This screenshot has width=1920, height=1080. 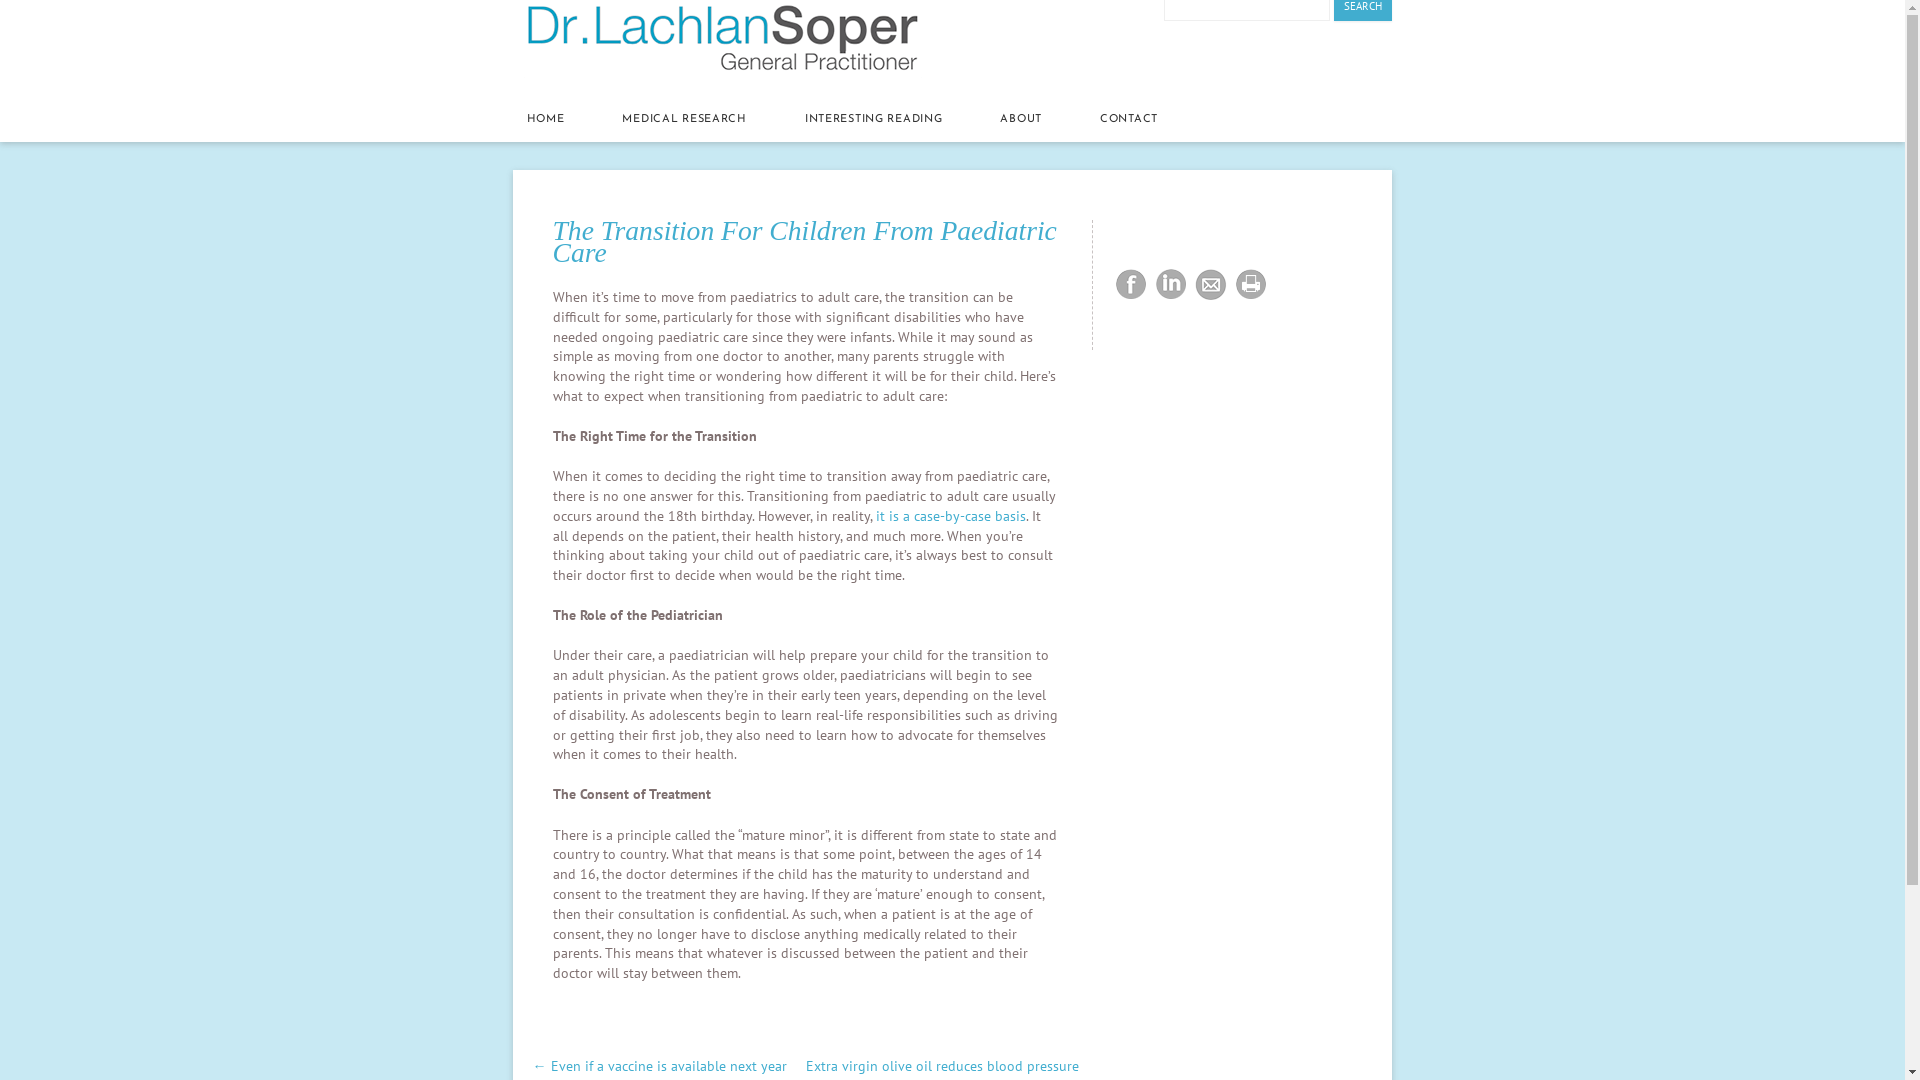 I want to click on 'LinkedIn', so click(x=1171, y=285).